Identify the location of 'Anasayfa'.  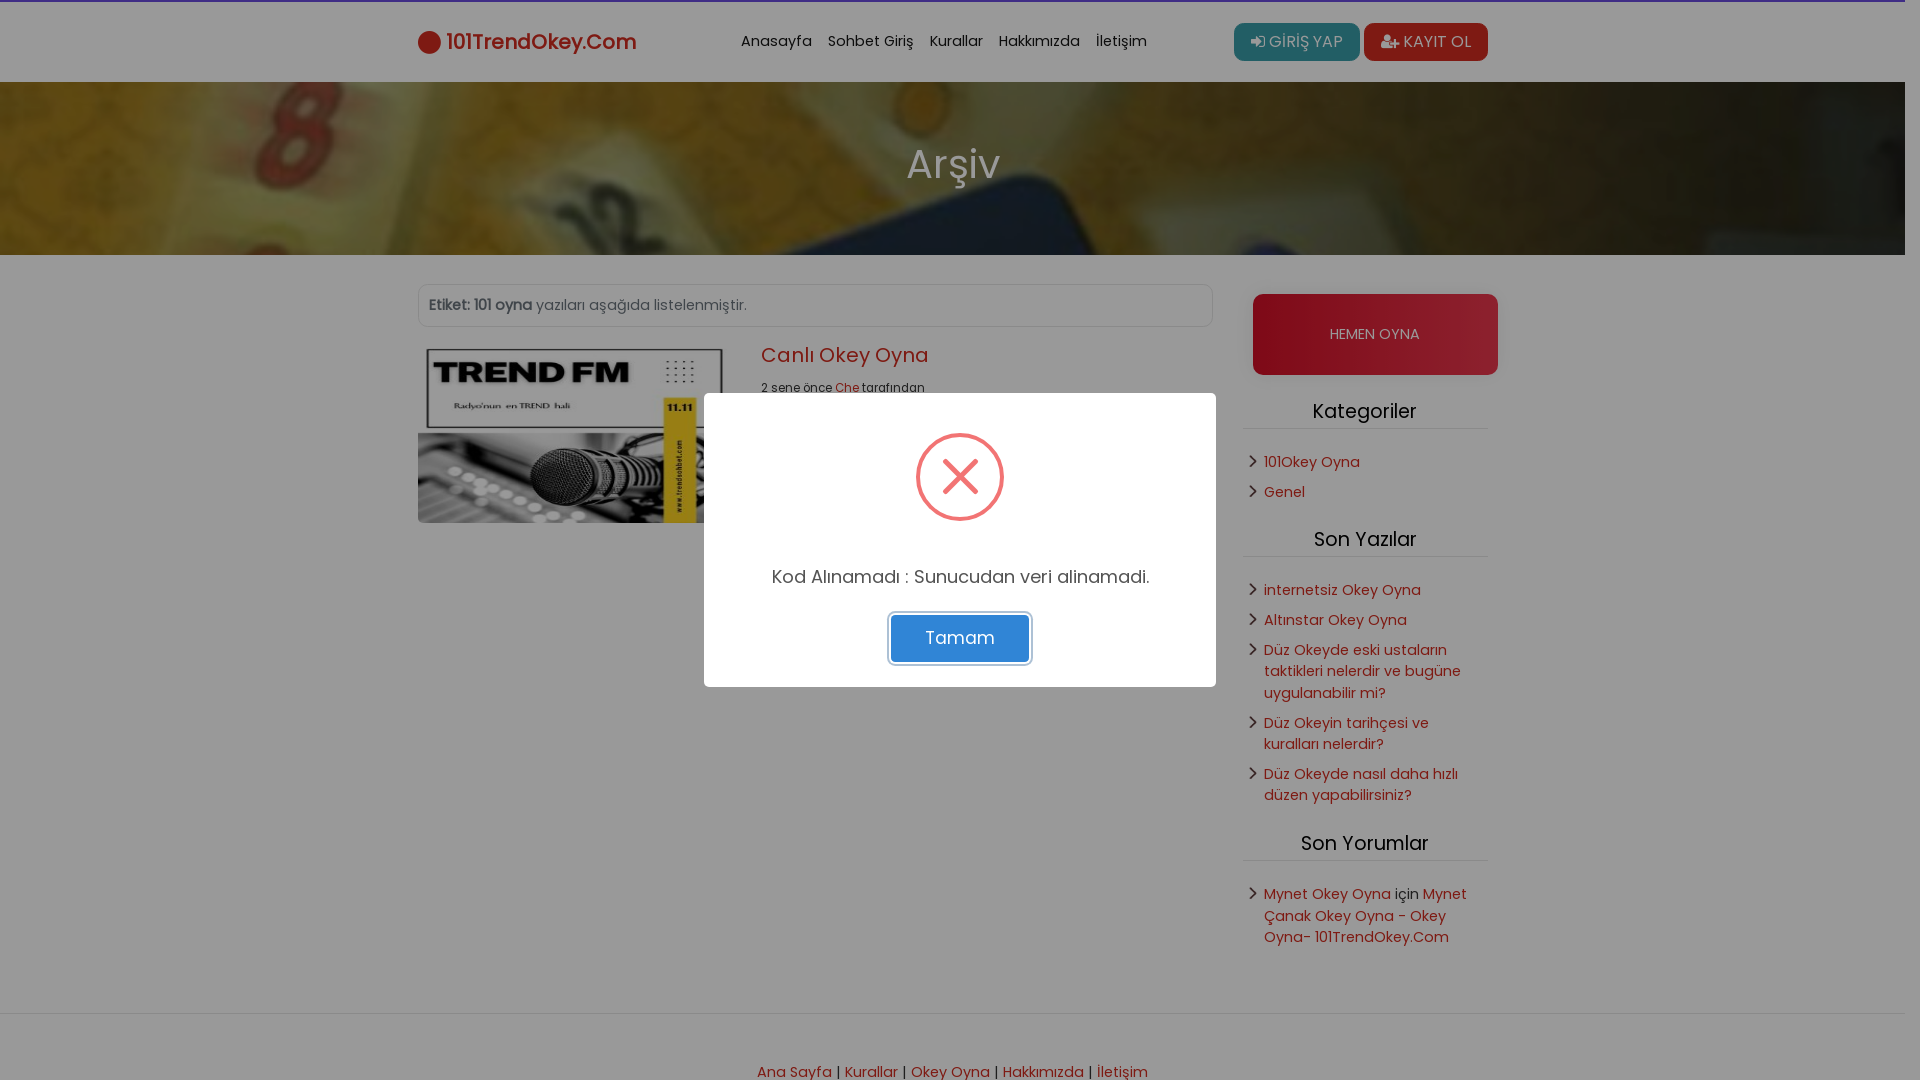
(775, 42).